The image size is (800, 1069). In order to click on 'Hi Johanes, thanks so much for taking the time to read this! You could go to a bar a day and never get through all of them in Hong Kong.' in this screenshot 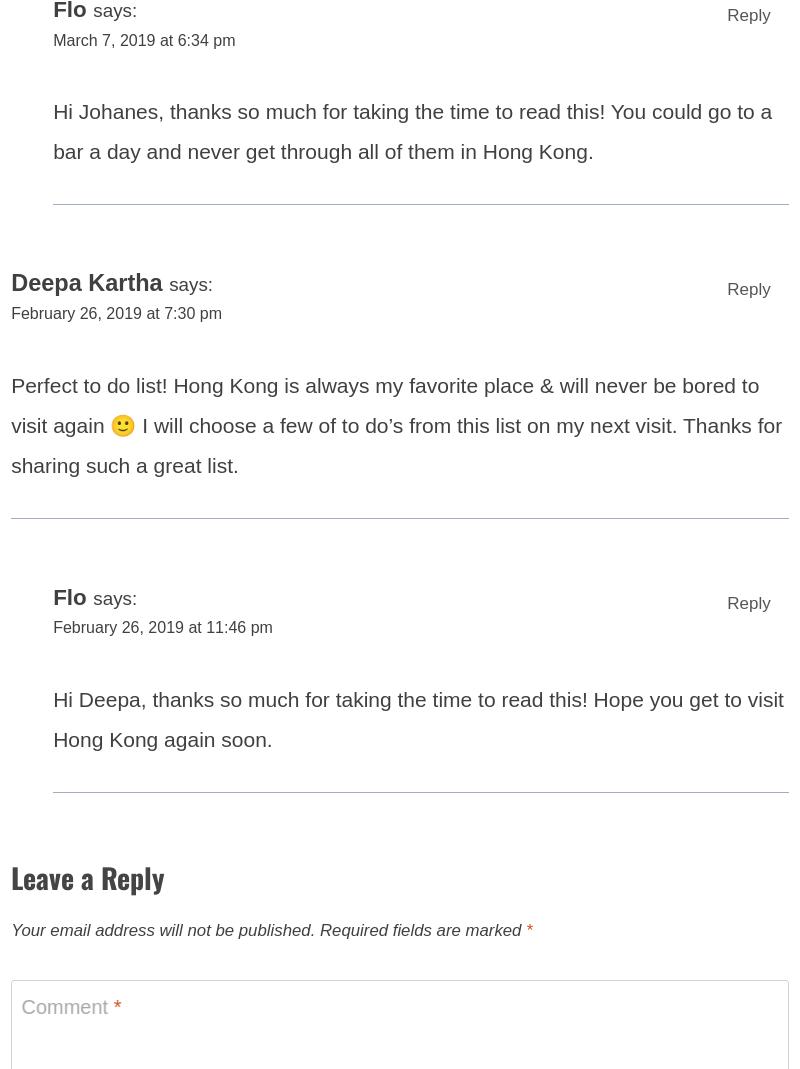, I will do `click(52, 143)`.